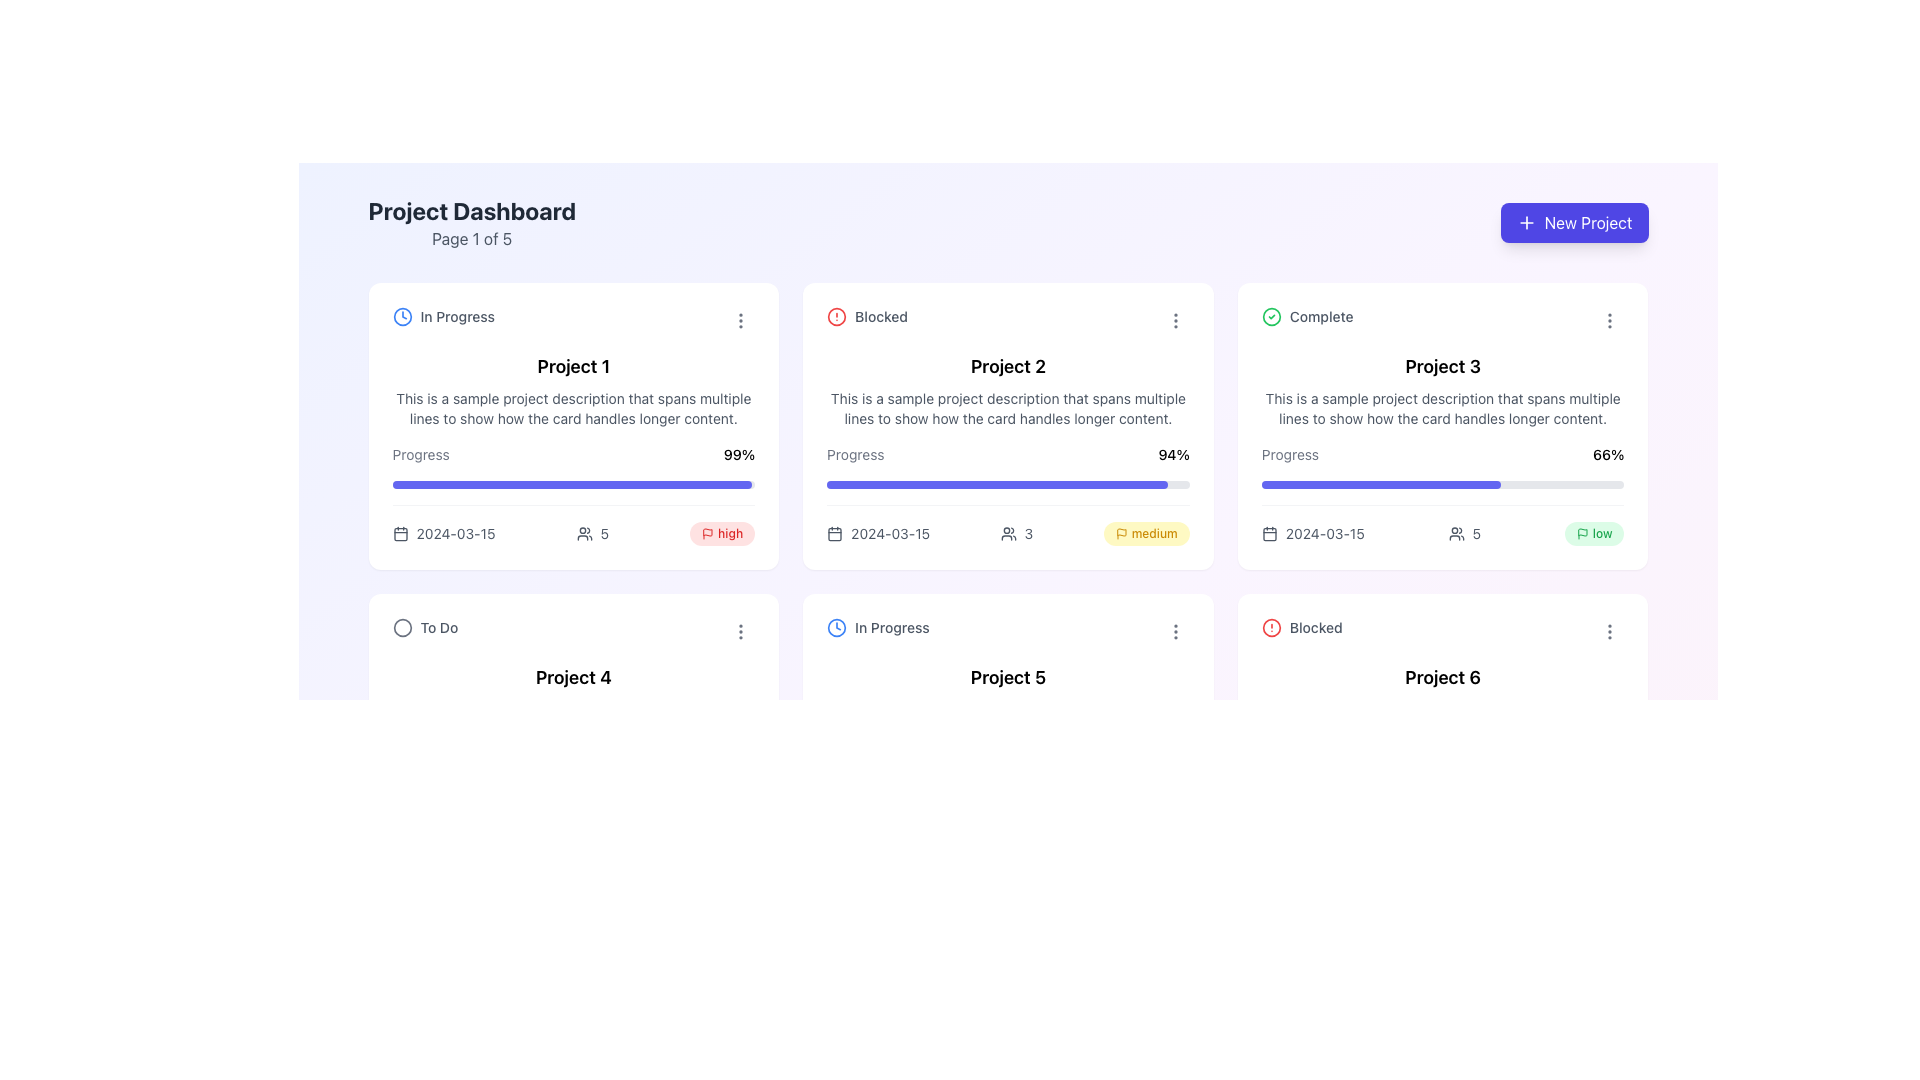 The width and height of the screenshot is (1920, 1080). I want to click on text of the text label that reads 'Complete.' located adjacent to a green circular icon in the top-right quadrant of the third card in the second row of the grid layout, so click(1321, 315).